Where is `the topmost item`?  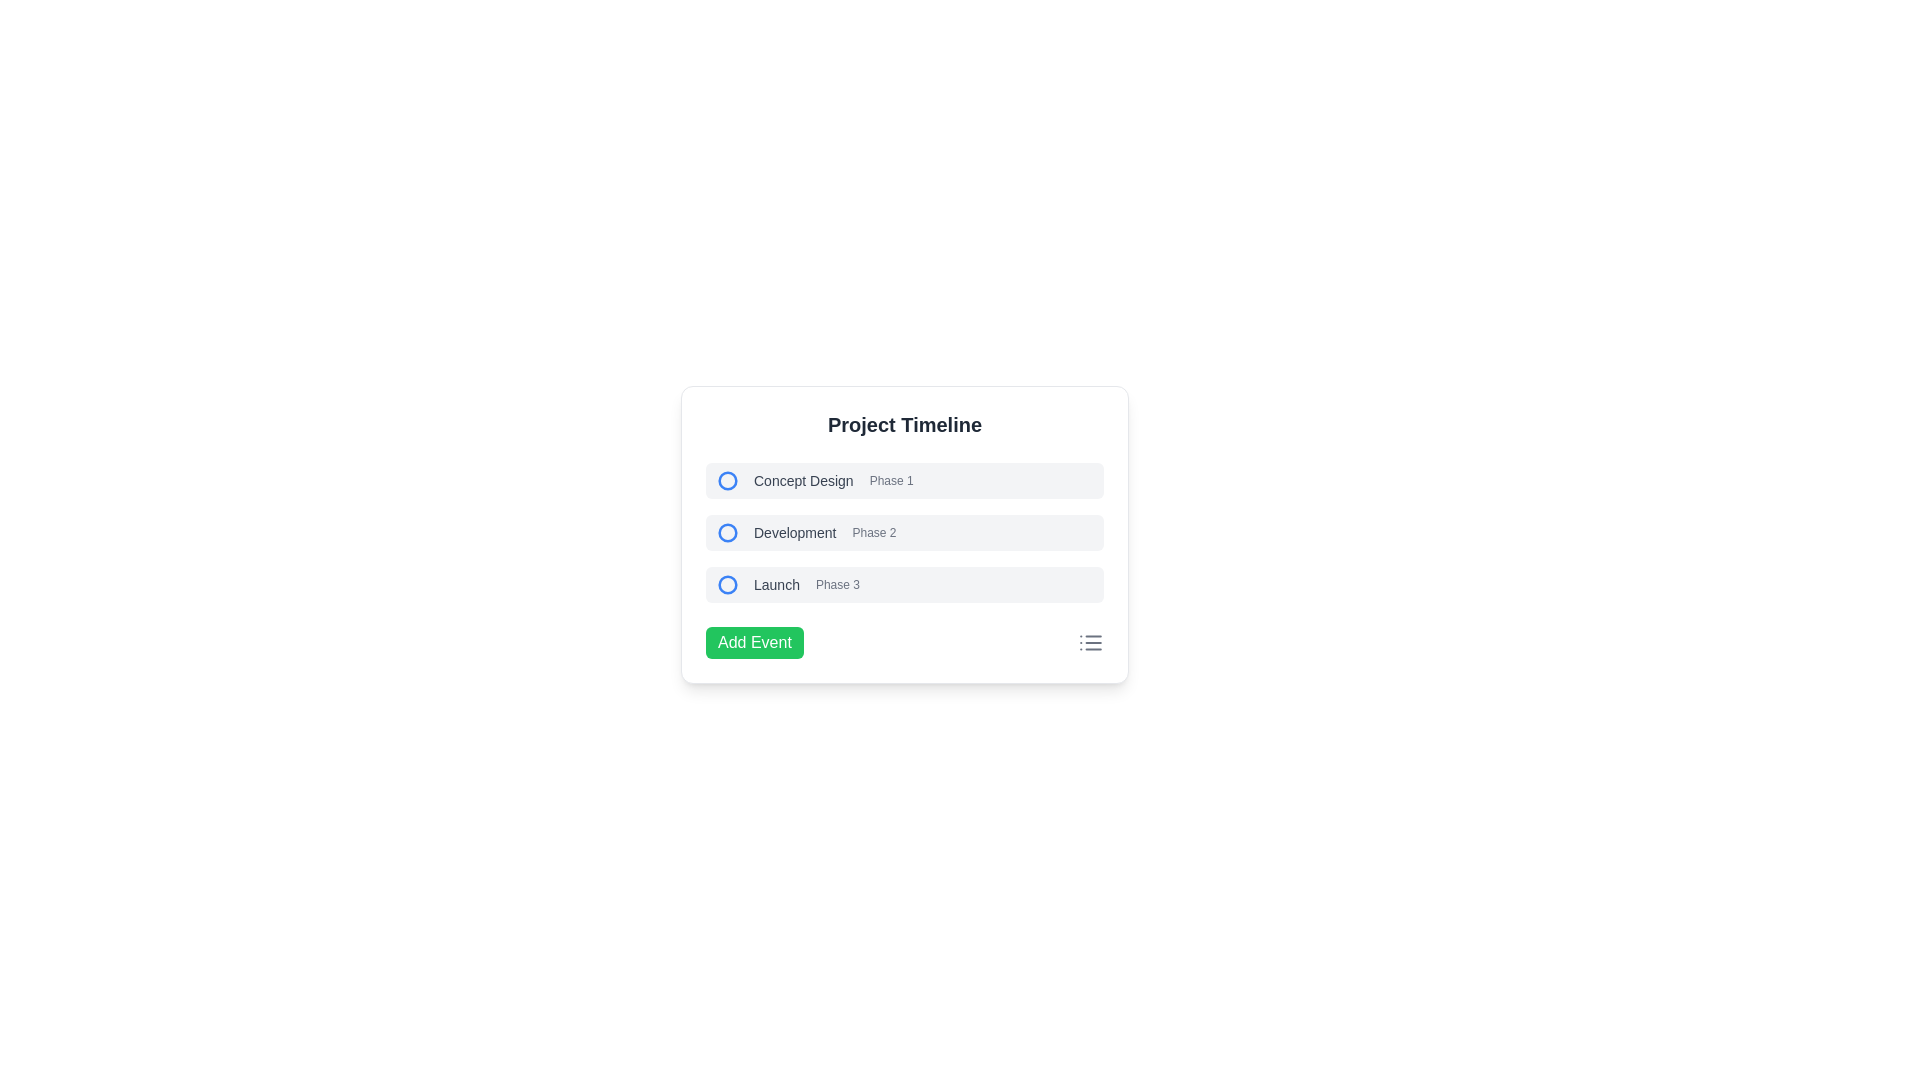 the topmost item is located at coordinates (904, 481).